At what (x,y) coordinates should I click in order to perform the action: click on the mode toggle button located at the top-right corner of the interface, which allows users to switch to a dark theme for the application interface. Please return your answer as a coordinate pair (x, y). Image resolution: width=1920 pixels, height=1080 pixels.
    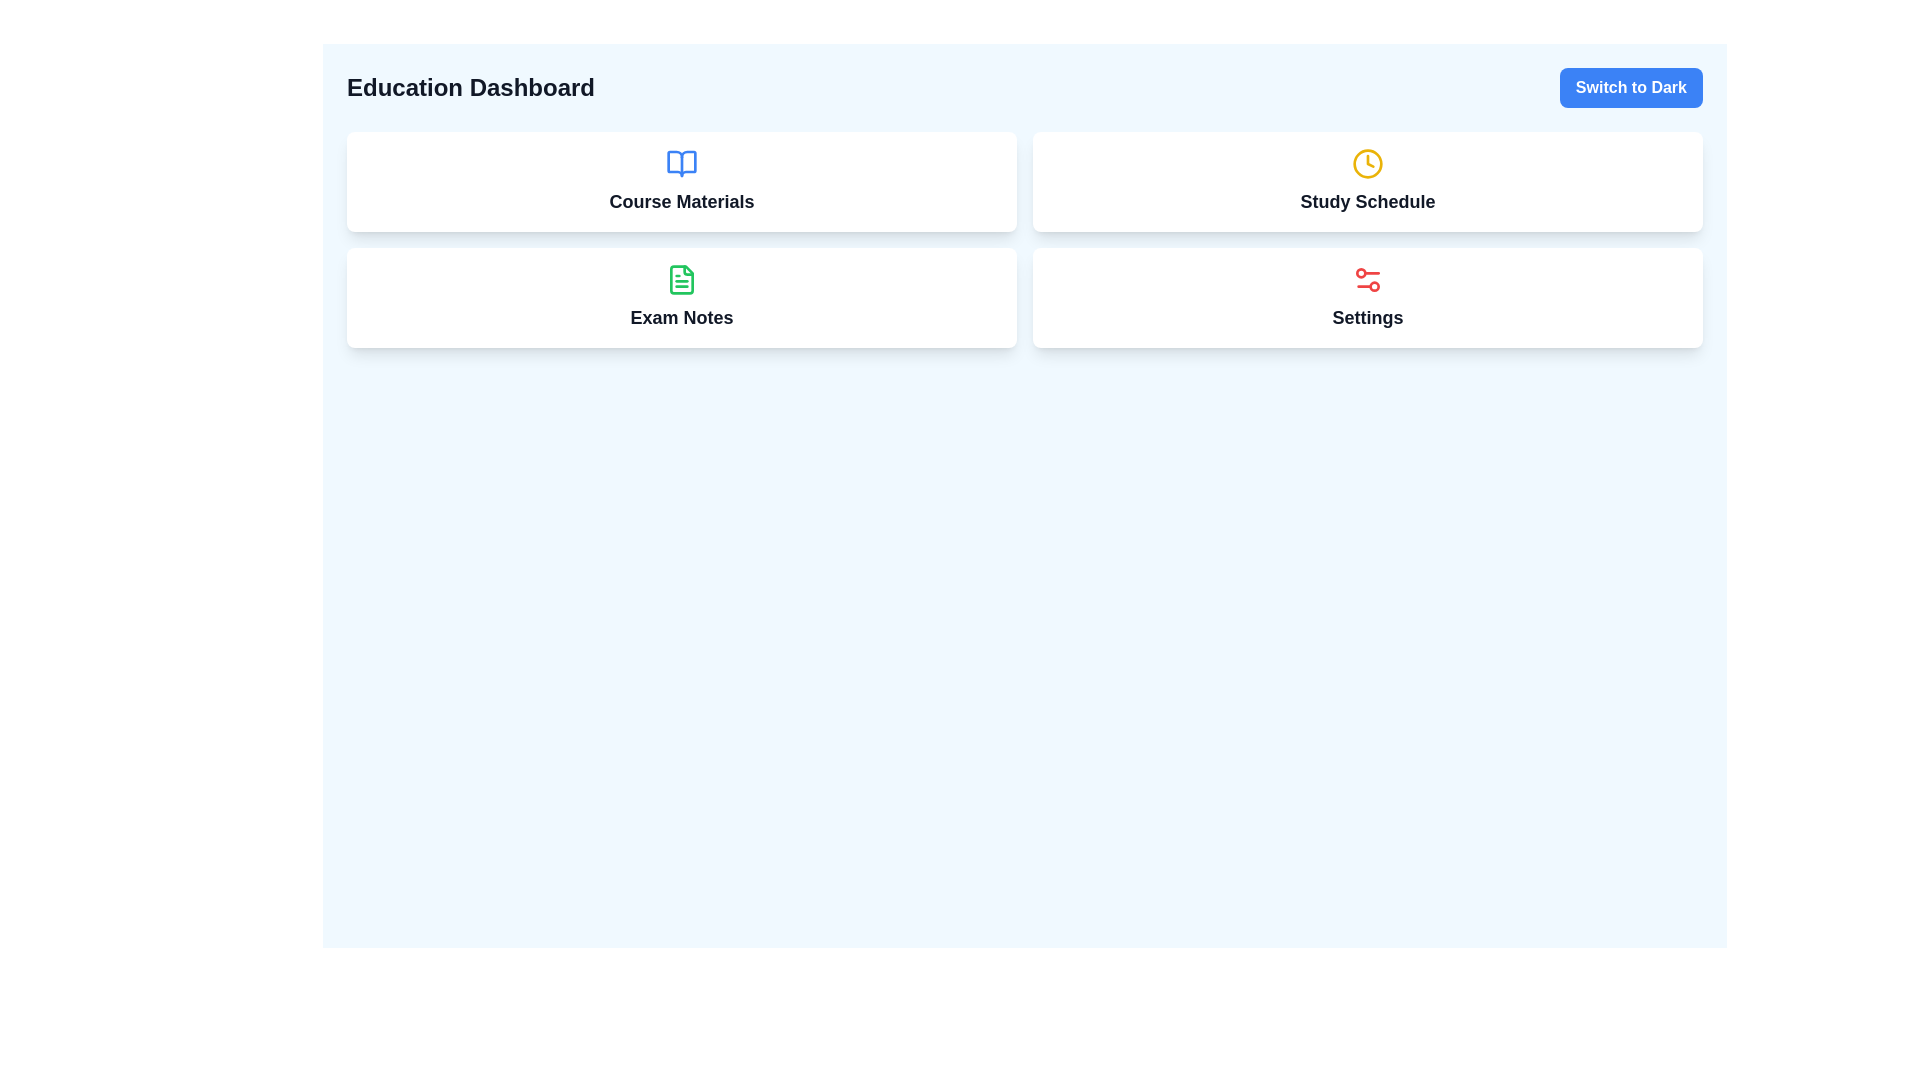
    Looking at the image, I should click on (1631, 87).